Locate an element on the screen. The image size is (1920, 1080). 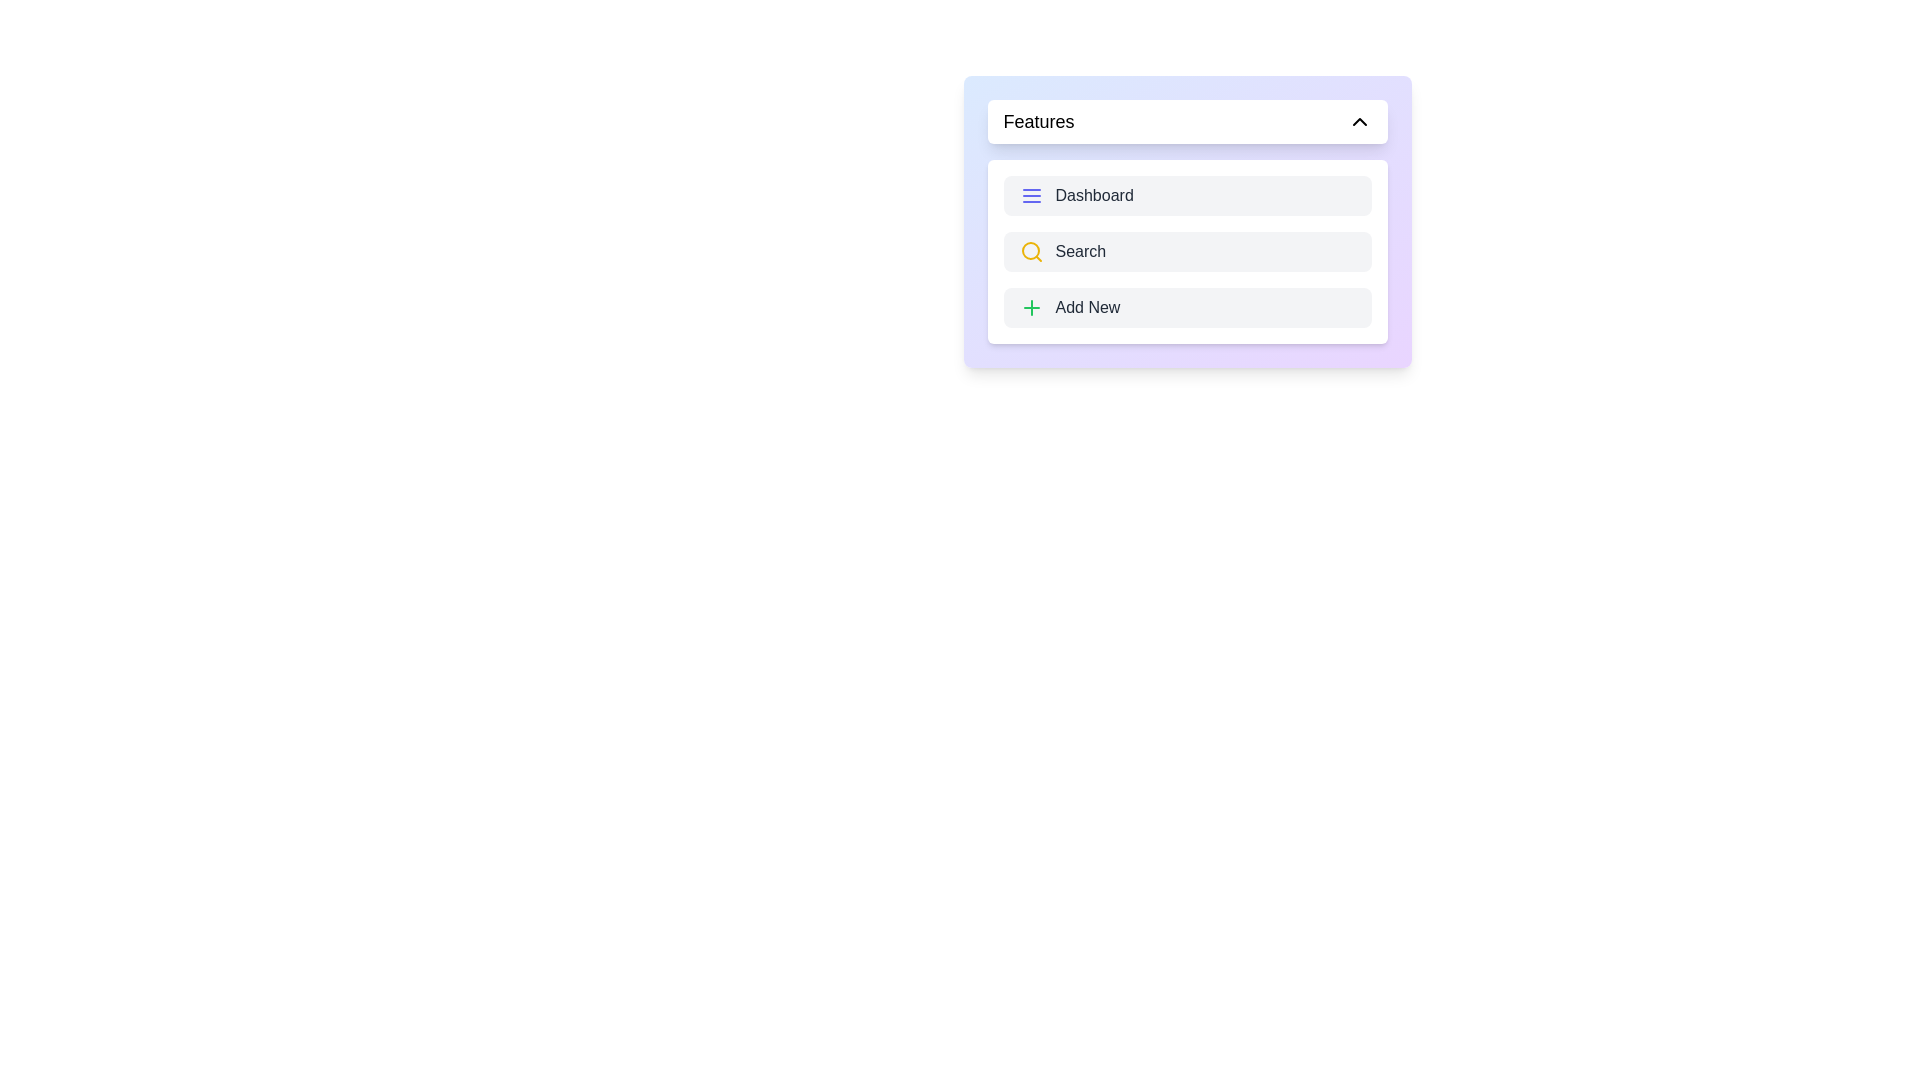
the text 'Add New' within the component is located at coordinates (1187, 308).